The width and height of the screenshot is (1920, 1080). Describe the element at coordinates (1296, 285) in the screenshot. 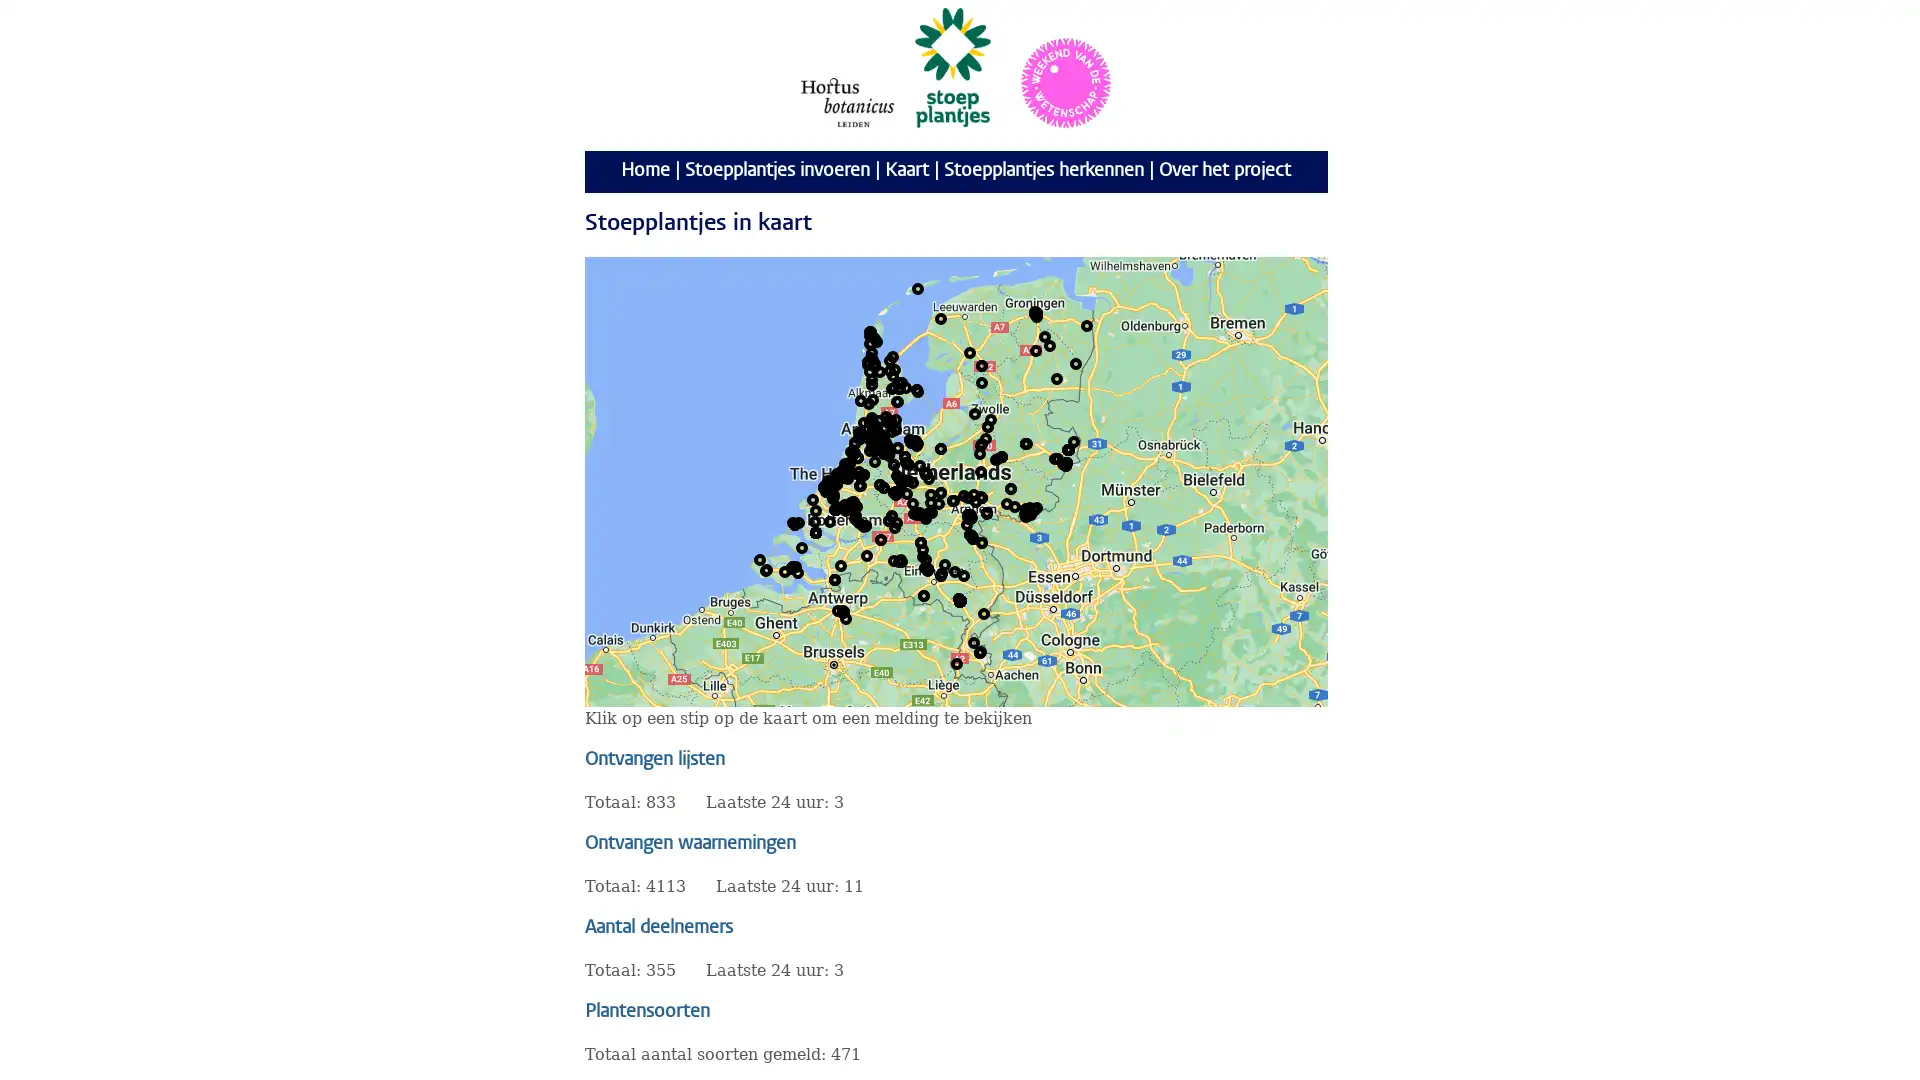

I see `Toggle fullscreen view` at that location.